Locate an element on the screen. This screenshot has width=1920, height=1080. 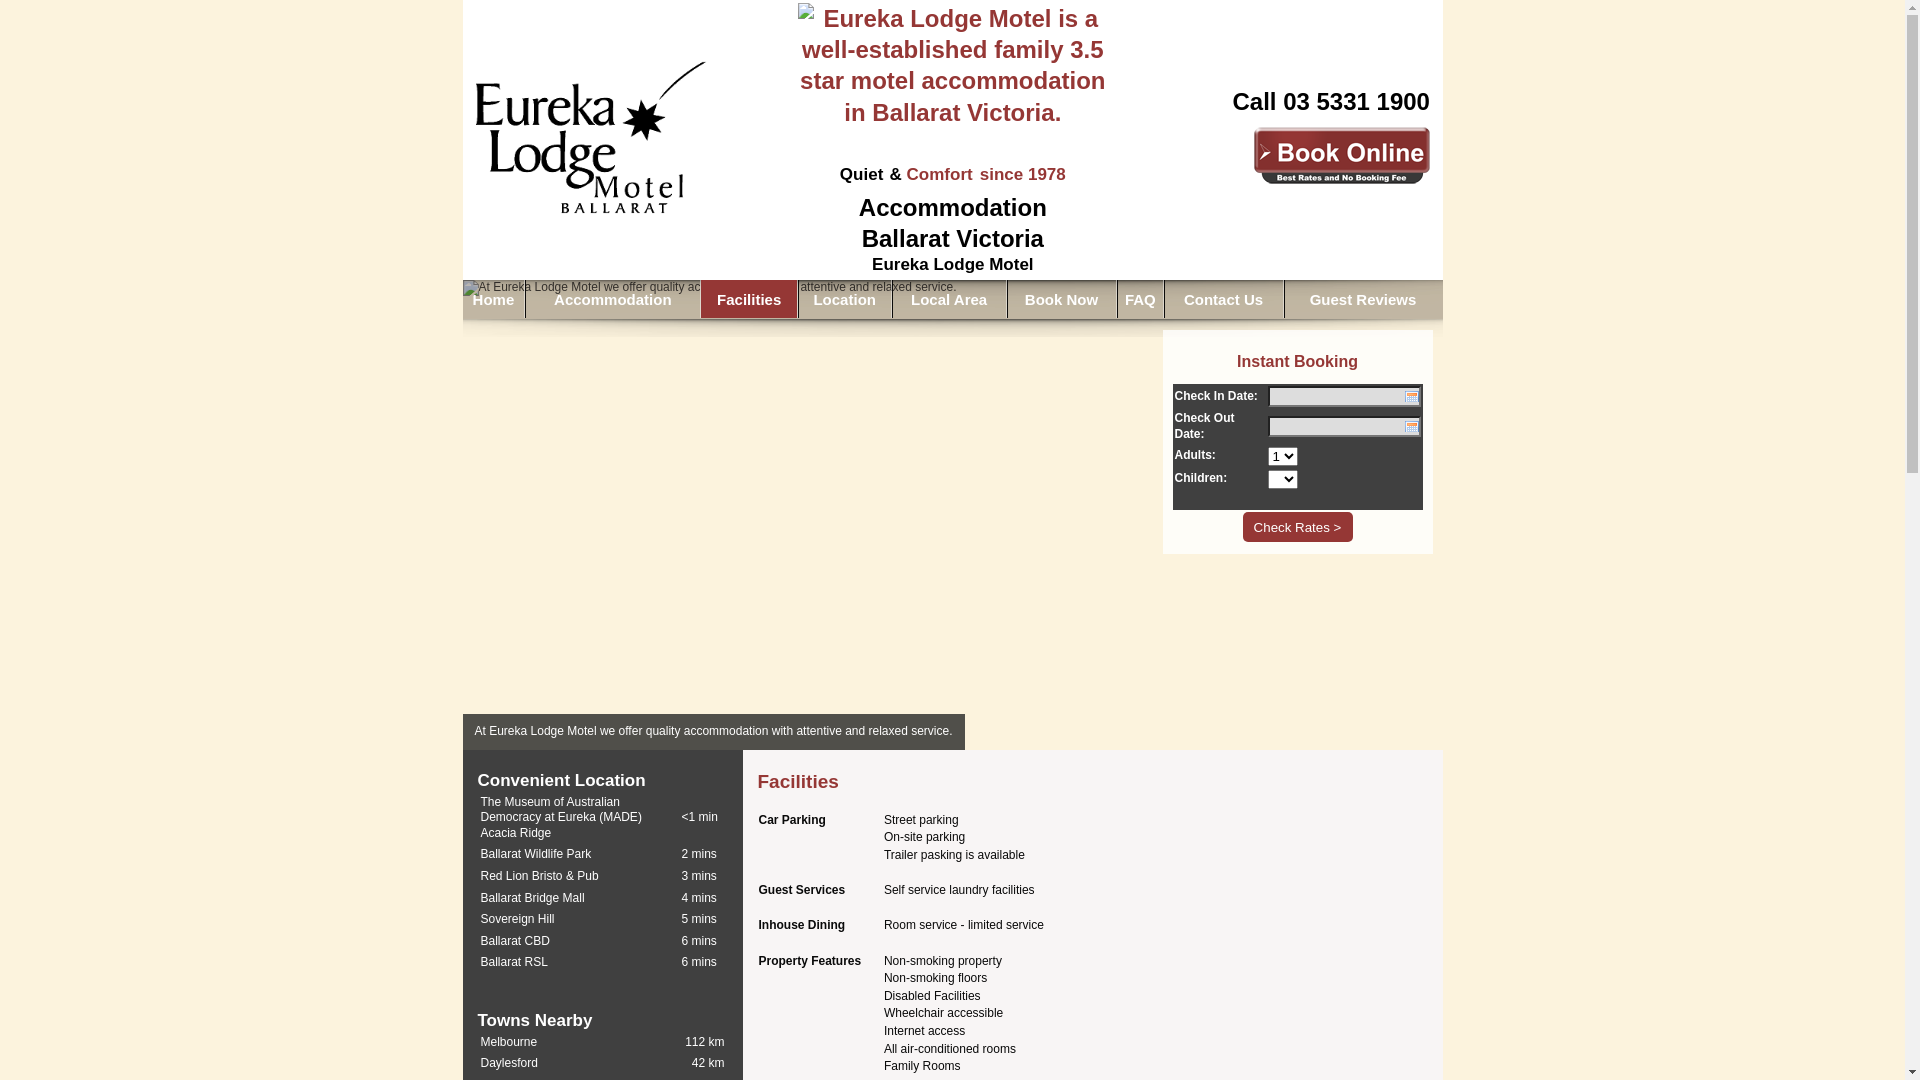
'Local Area' is located at coordinates (948, 299).